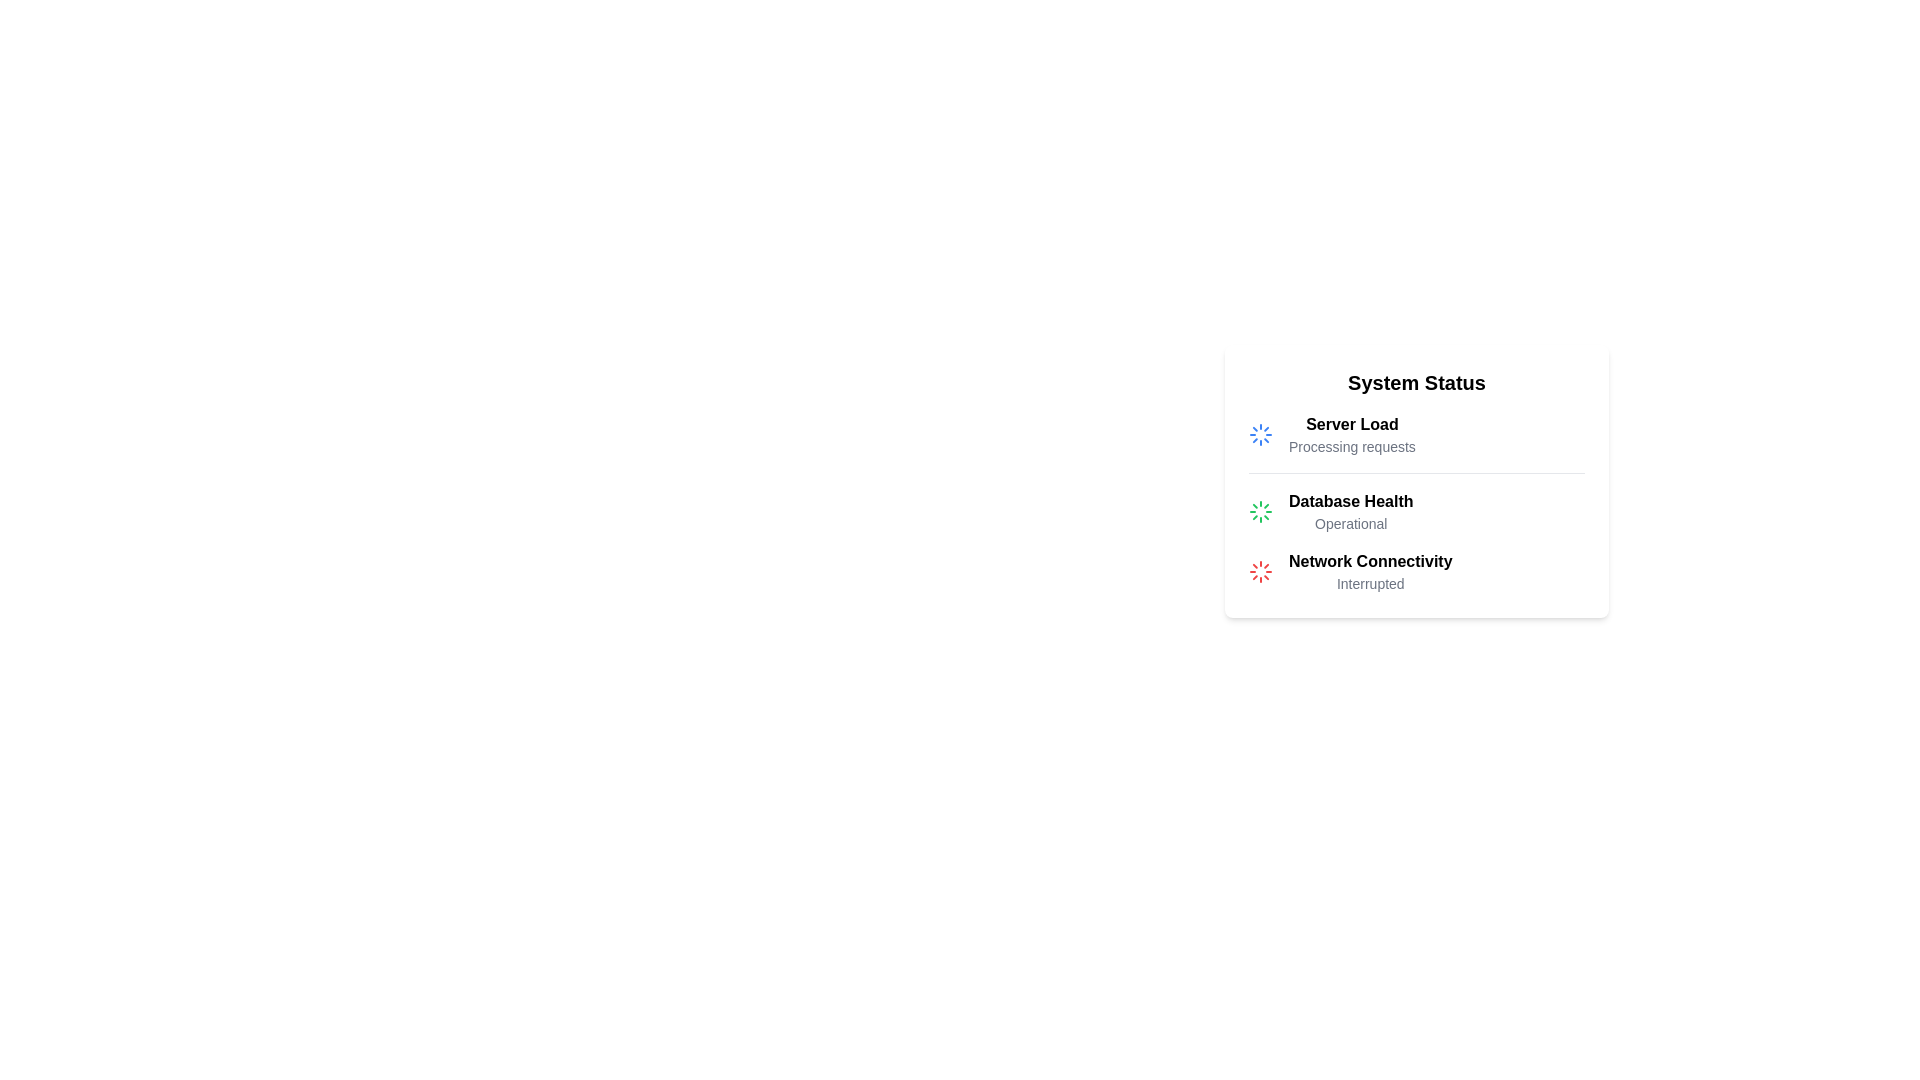 The height and width of the screenshot is (1080, 1920). I want to click on the Animated loader icon that indicates an ongoing process, which is vertically aligned with the text 'Database Health' in the 'System Status' card, so click(1260, 511).